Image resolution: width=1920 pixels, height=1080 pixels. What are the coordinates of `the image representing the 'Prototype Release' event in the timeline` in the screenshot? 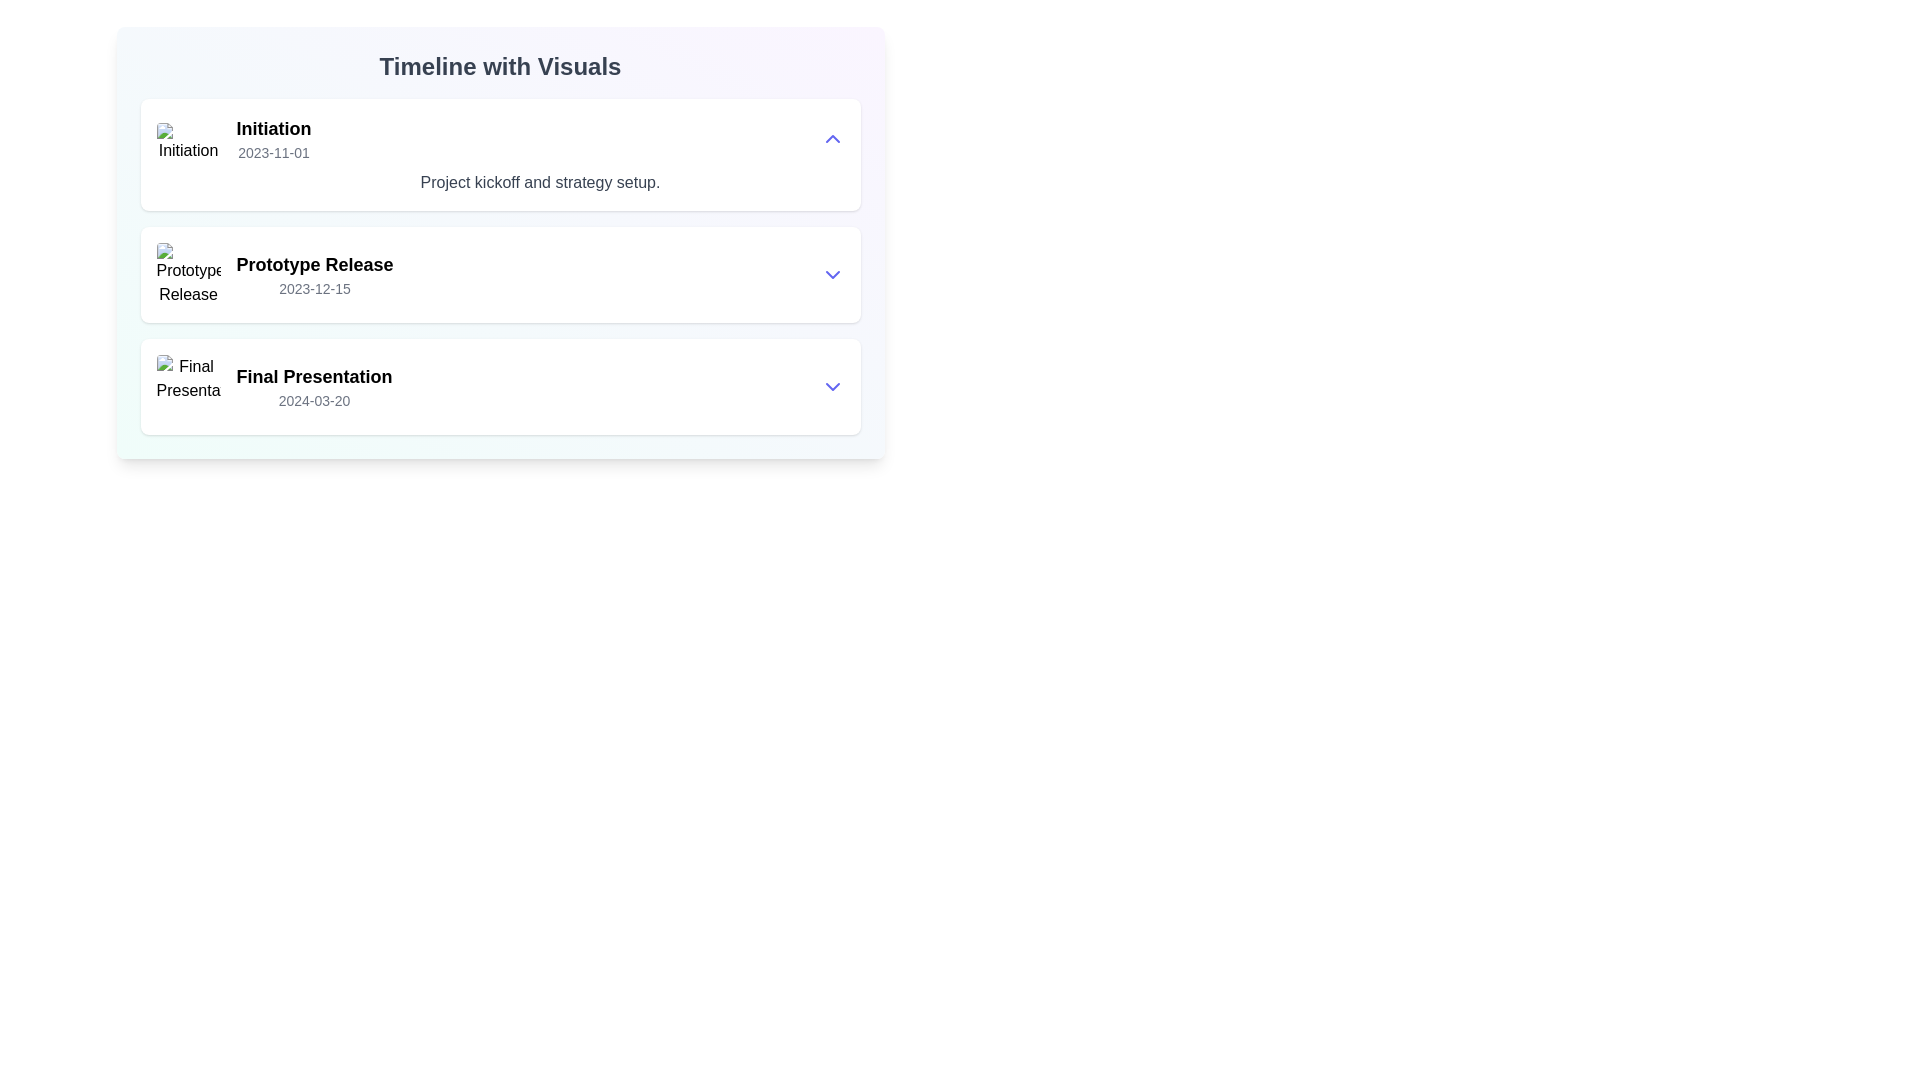 It's located at (188, 274).